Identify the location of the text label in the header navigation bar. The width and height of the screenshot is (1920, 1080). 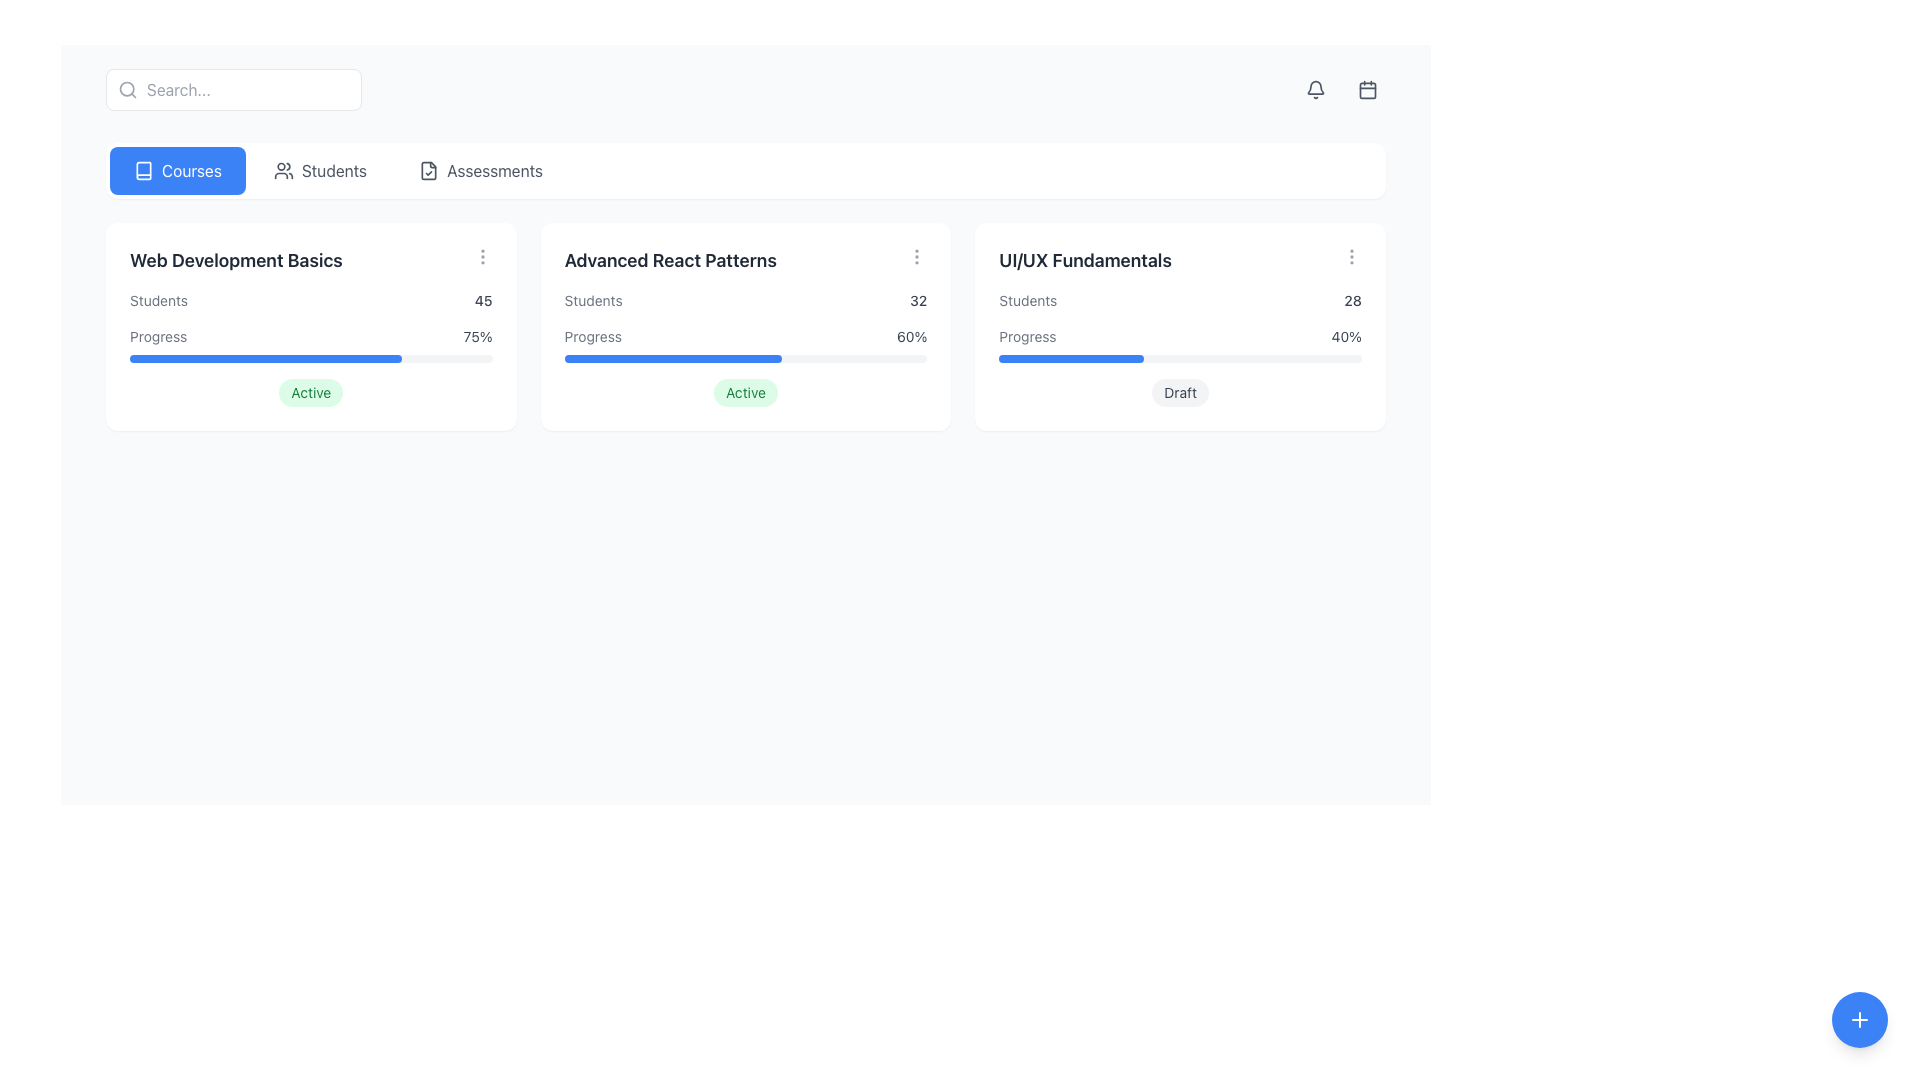
(334, 169).